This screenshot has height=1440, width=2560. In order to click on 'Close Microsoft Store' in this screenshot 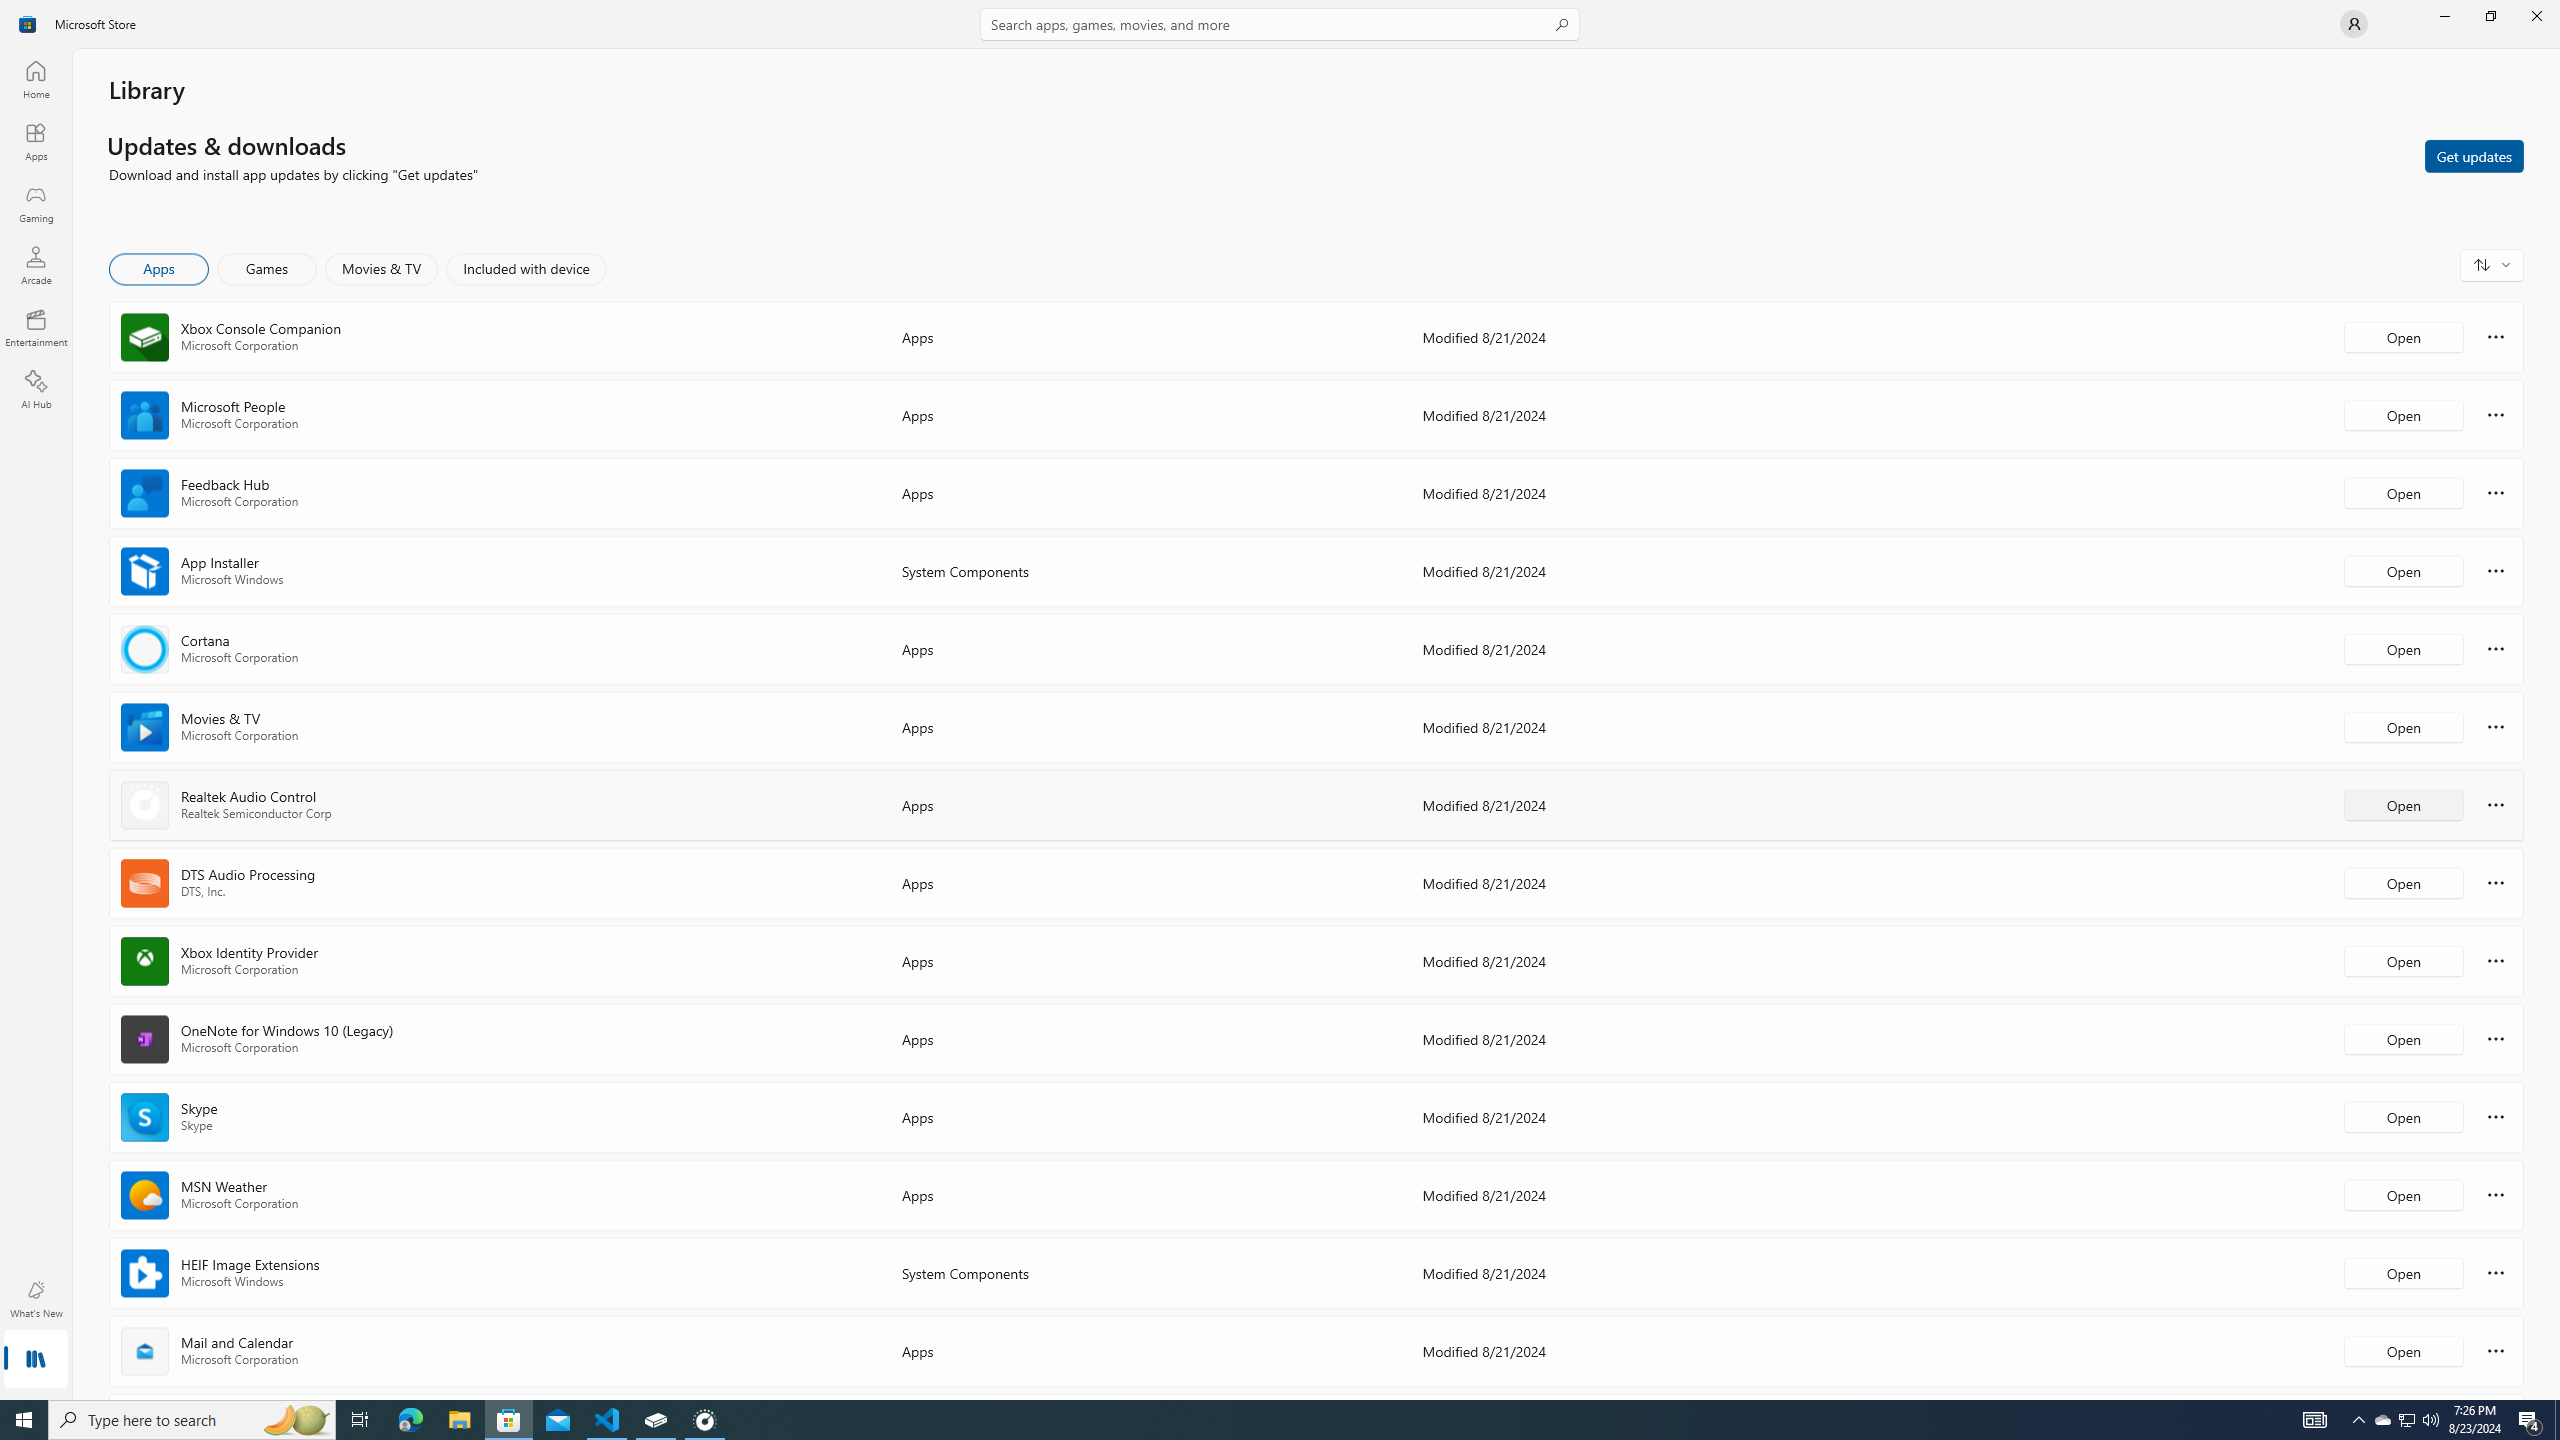, I will do `click(2535, 15)`.